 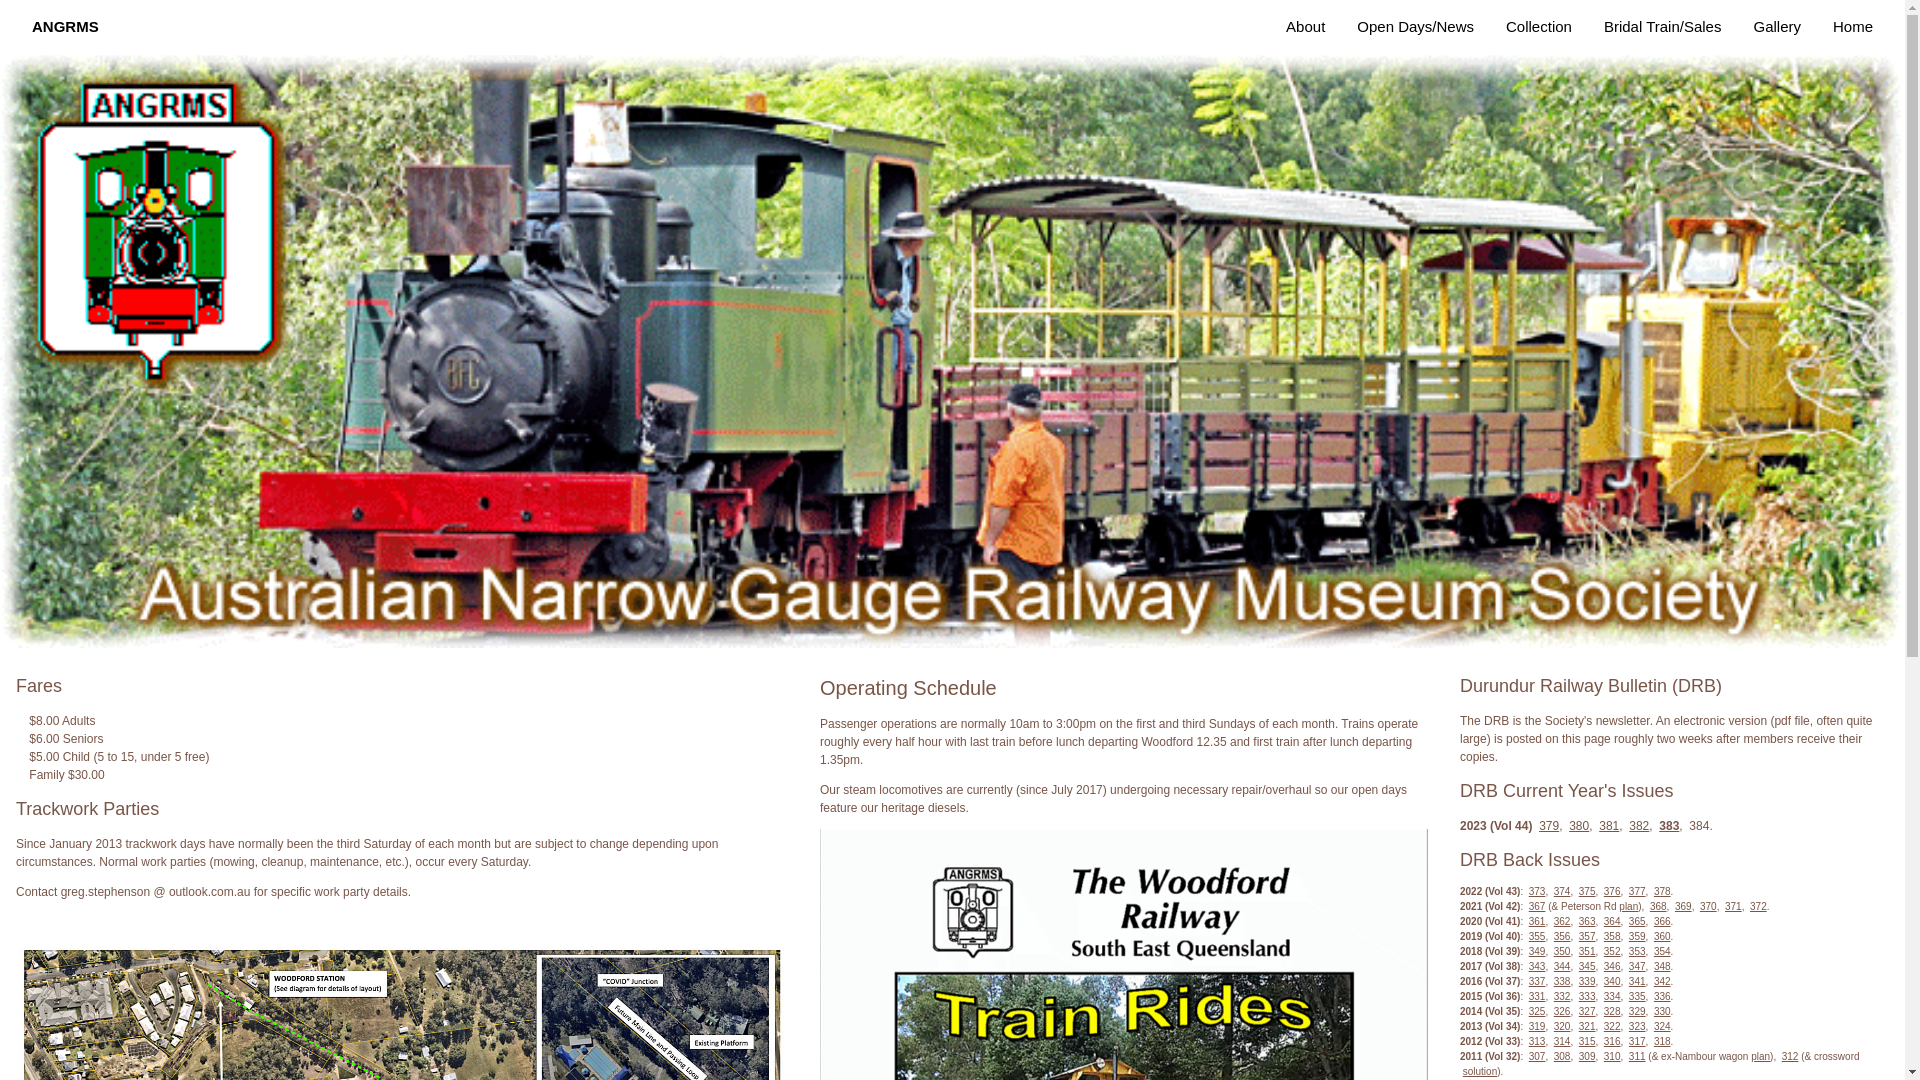 What do you see at coordinates (1628, 906) in the screenshot?
I see `'plan'` at bounding box center [1628, 906].